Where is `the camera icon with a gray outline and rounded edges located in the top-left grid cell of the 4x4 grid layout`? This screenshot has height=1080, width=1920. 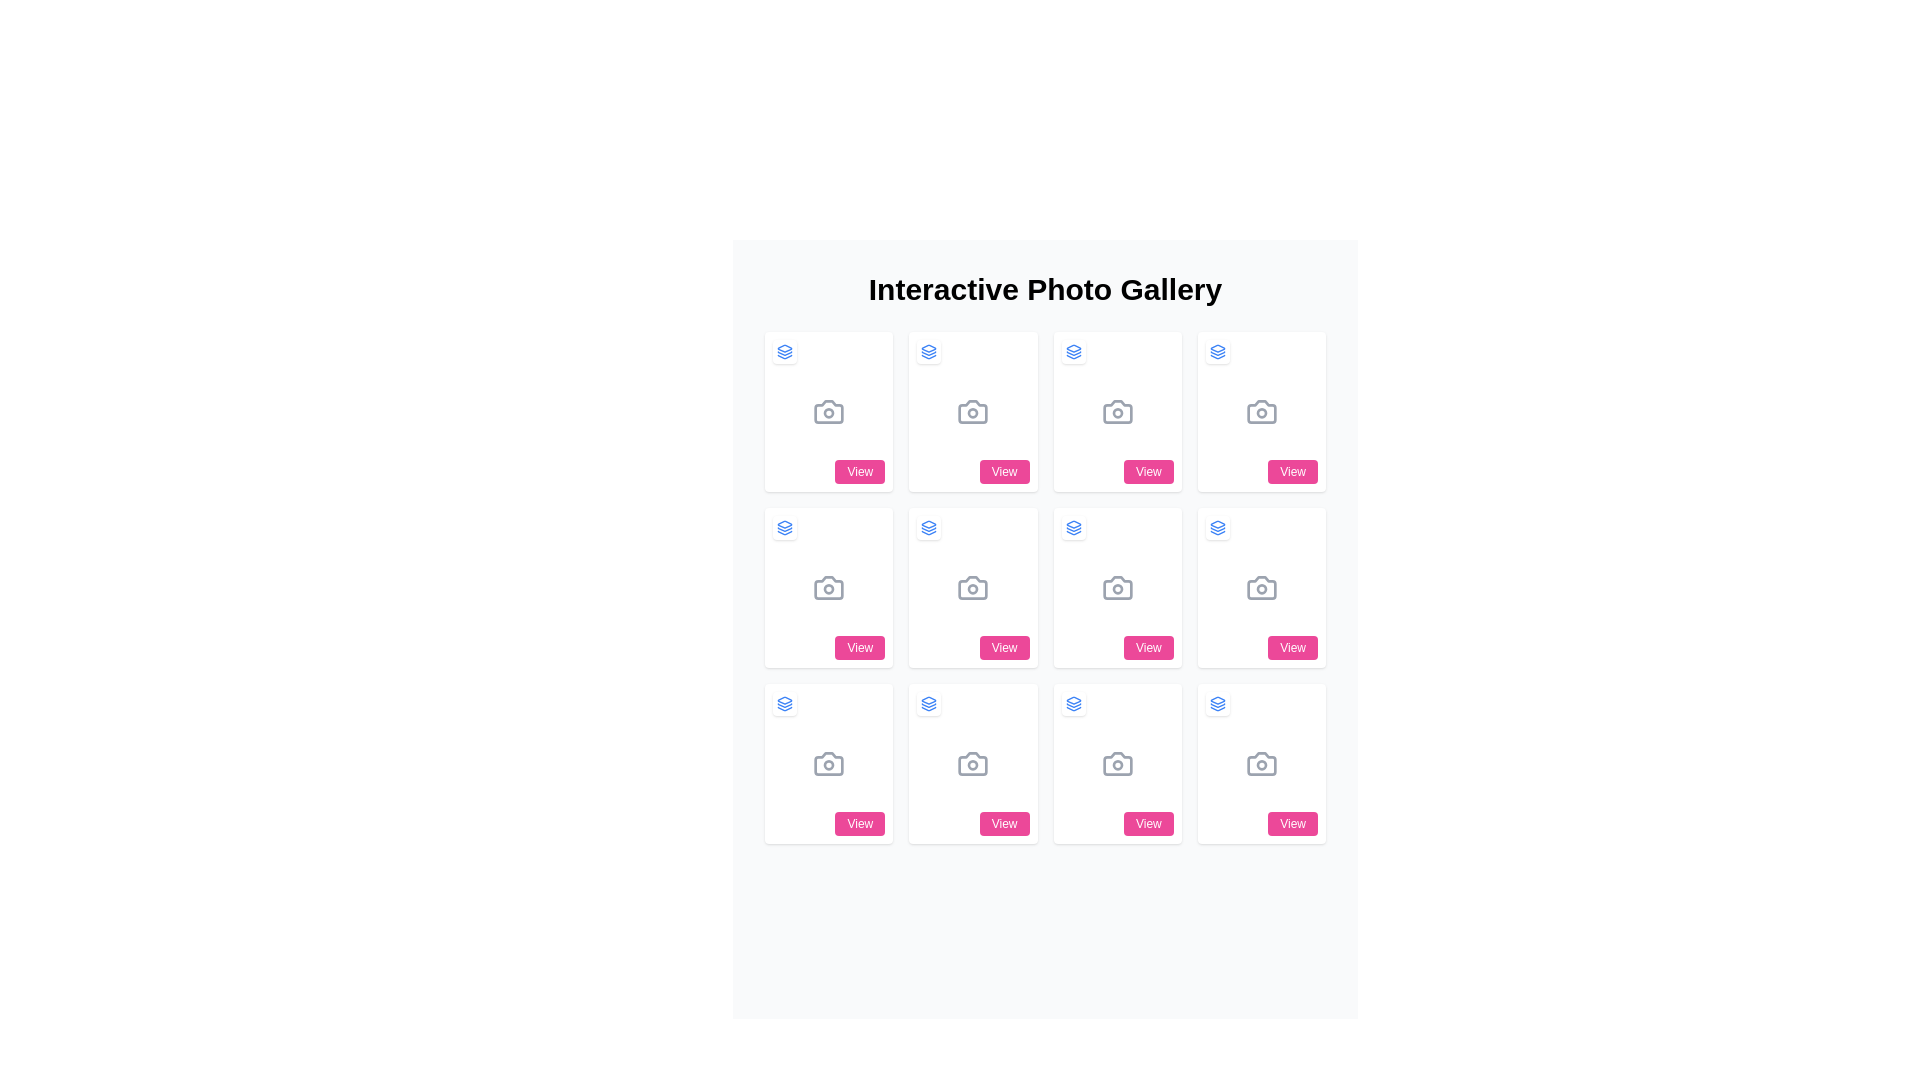 the camera icon with a gray outline and rounded edges located in the top-left grid cell of the 4x4 grid layout is located at coordinates (829, 411).